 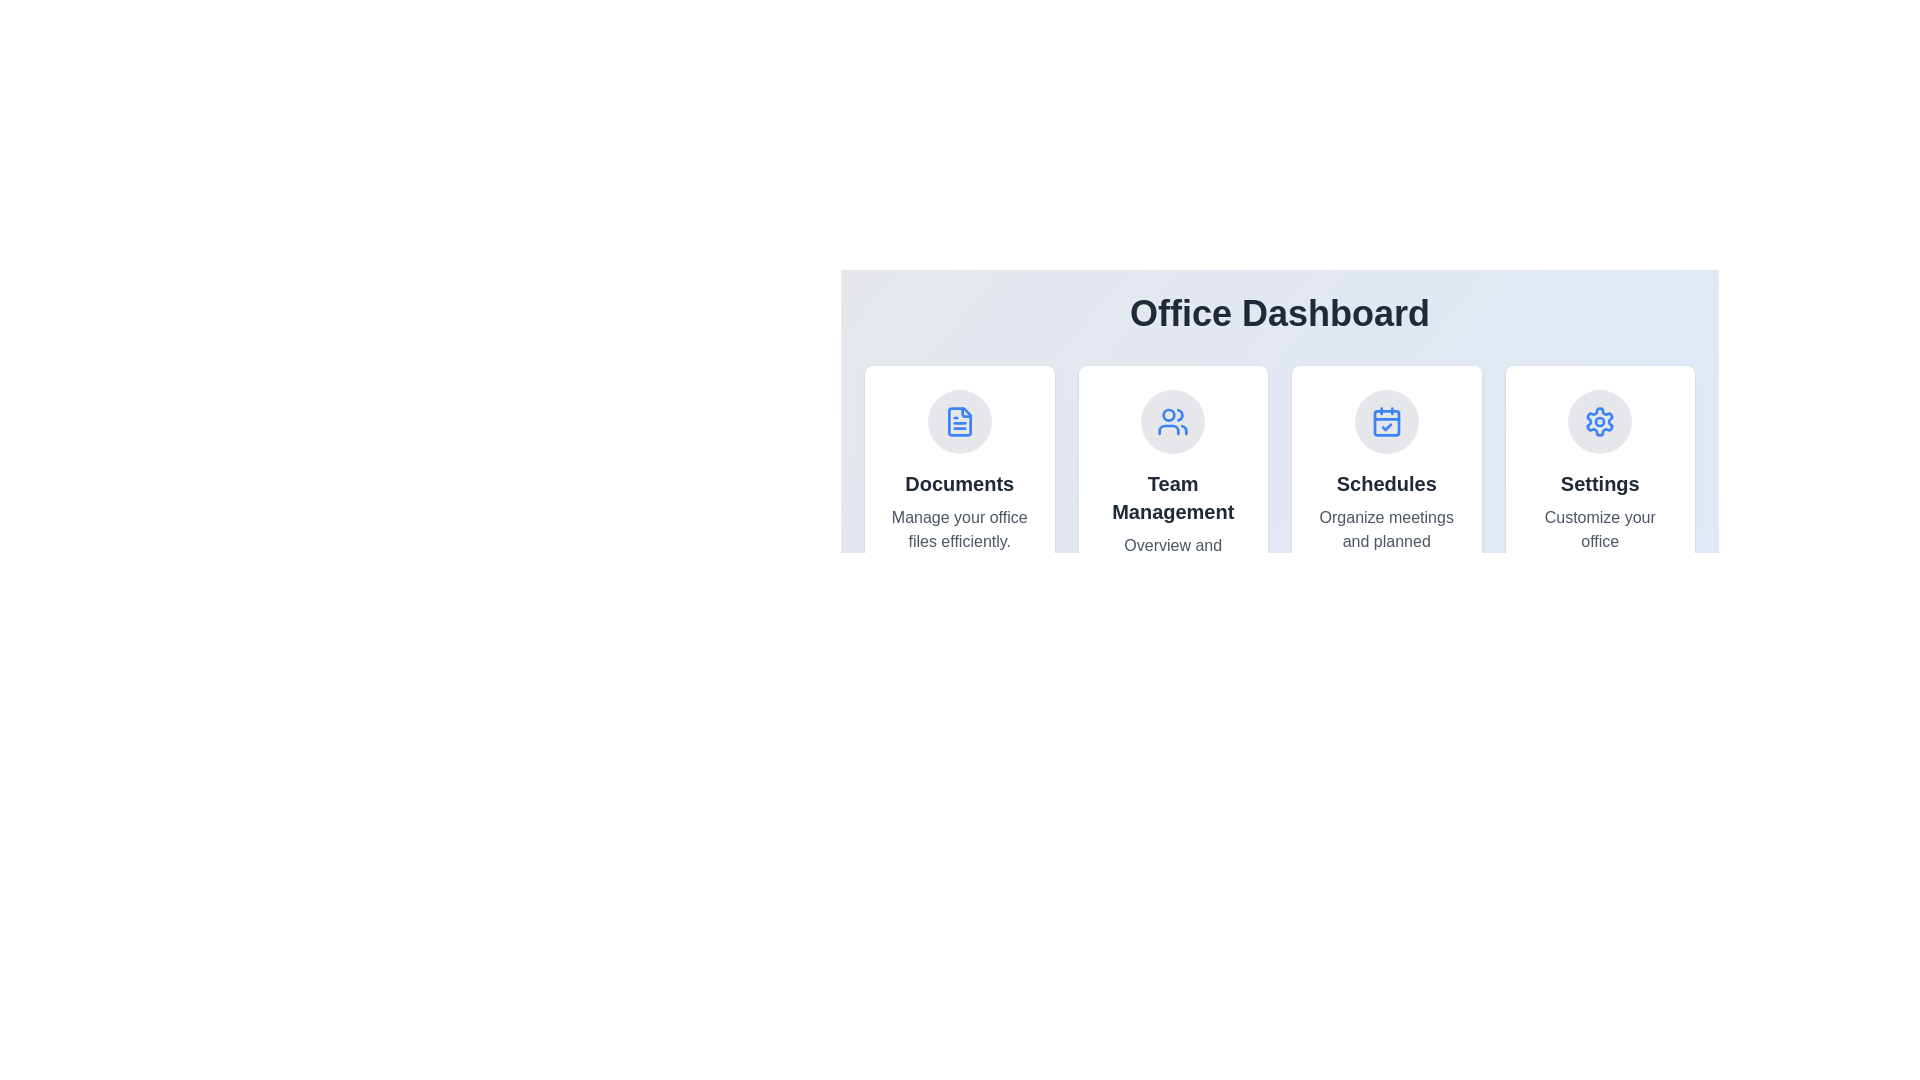 I want to click on the card that provides access to managing office files, located in the first column of the grid layout, so click(x=958, y=496).